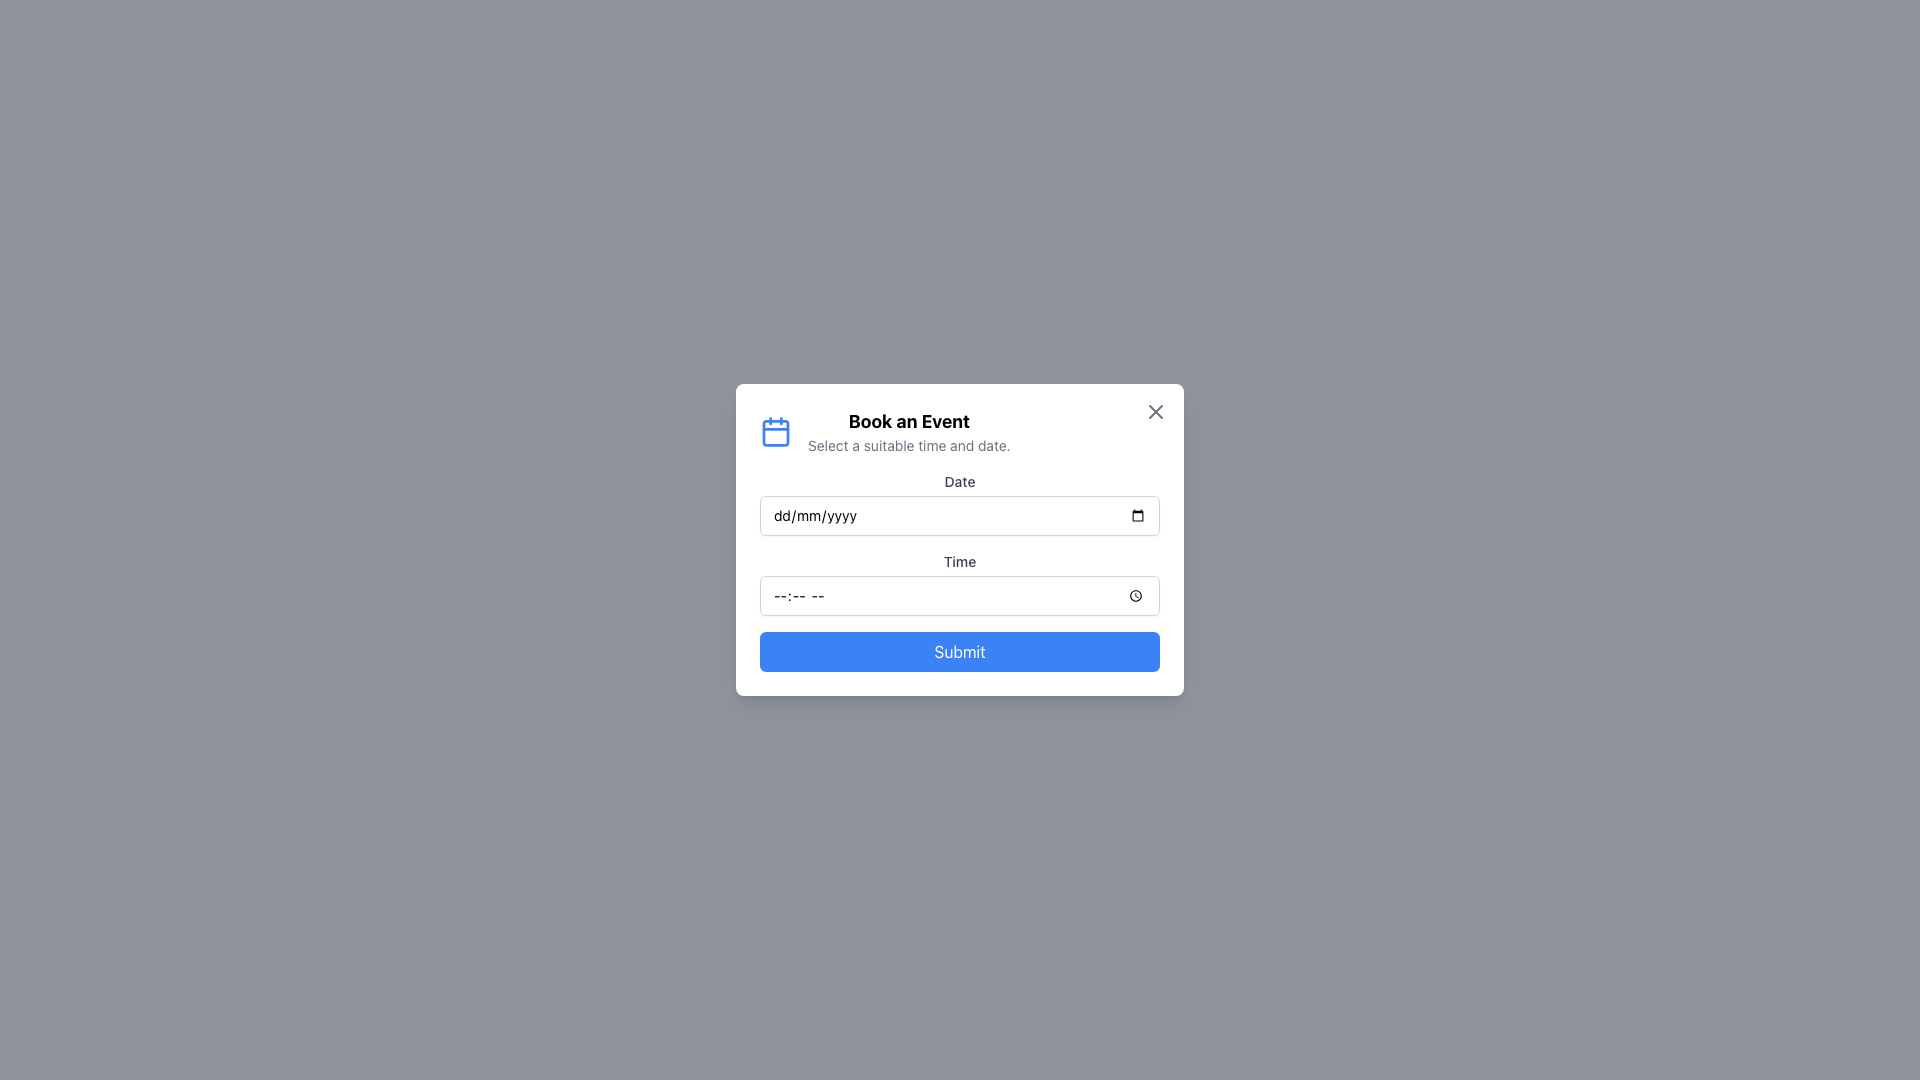 Image resolution: width=1920 pixels, height=1080 pixels. What do you see at coordinates (908, 445) in the screenshot?
I see `the static text label that provides guidance about selecting a time and date, positioned below the 'Book an Event' label` at bounding box center [908, 445].